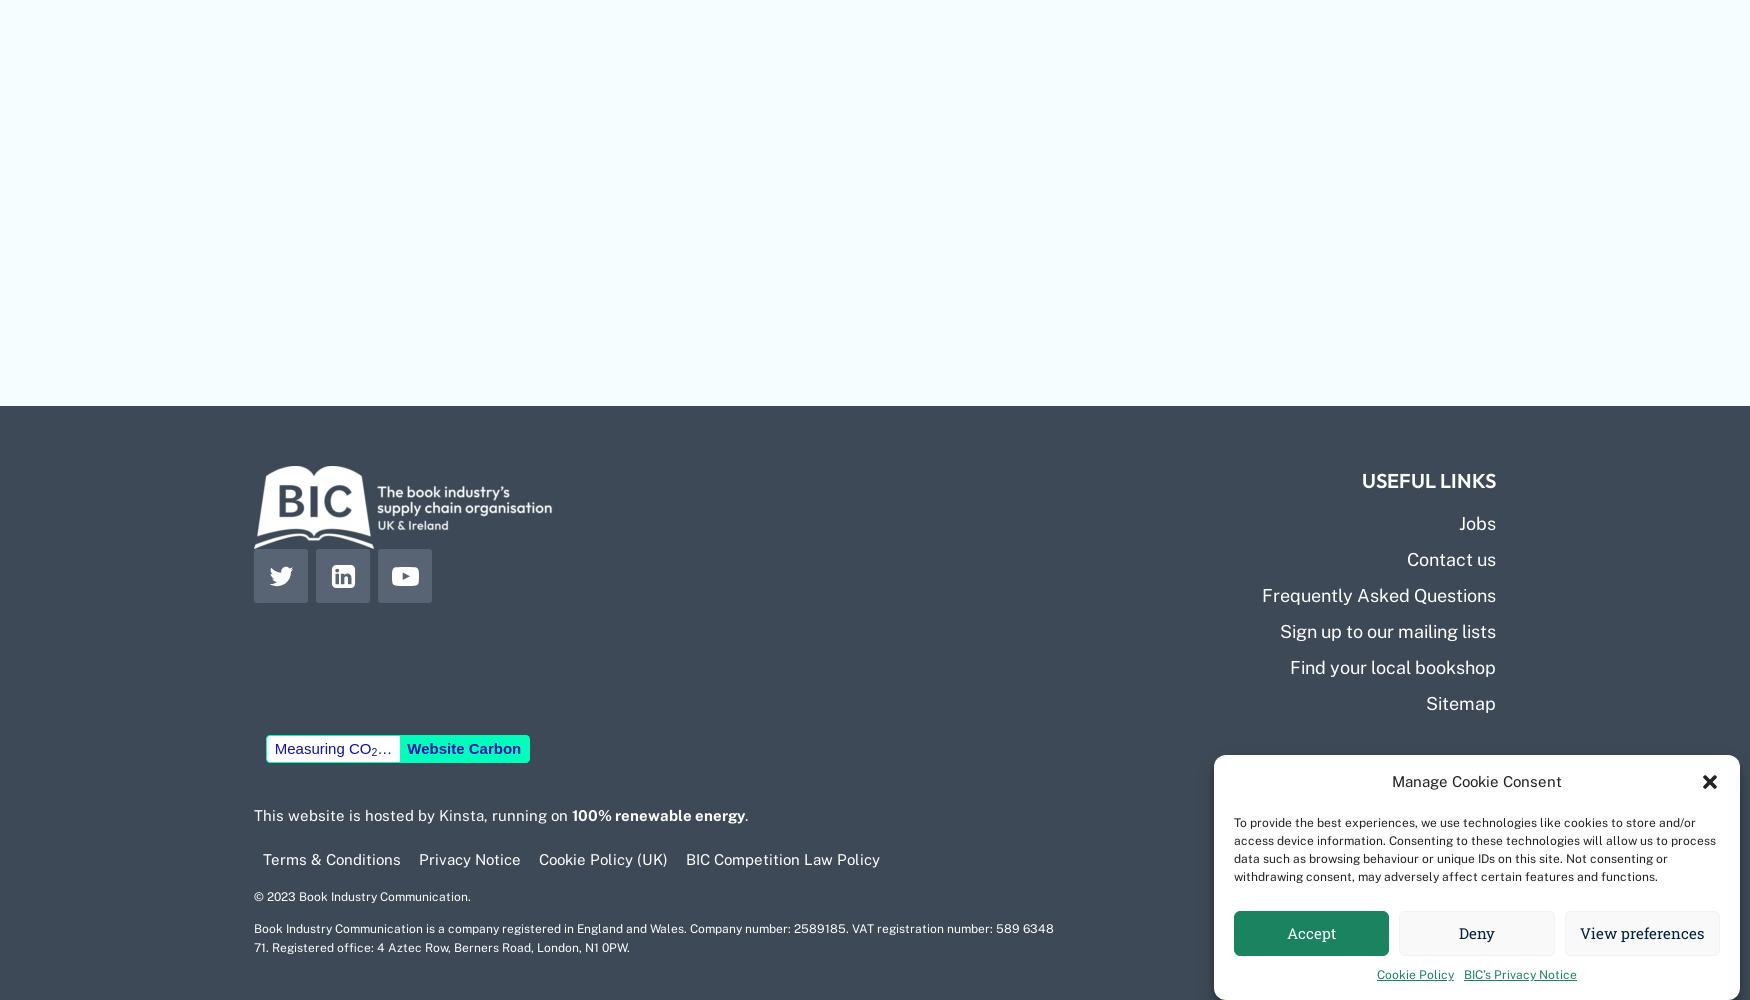  I want to click on 'Cookie Policy (UK)', so click(603, 857).